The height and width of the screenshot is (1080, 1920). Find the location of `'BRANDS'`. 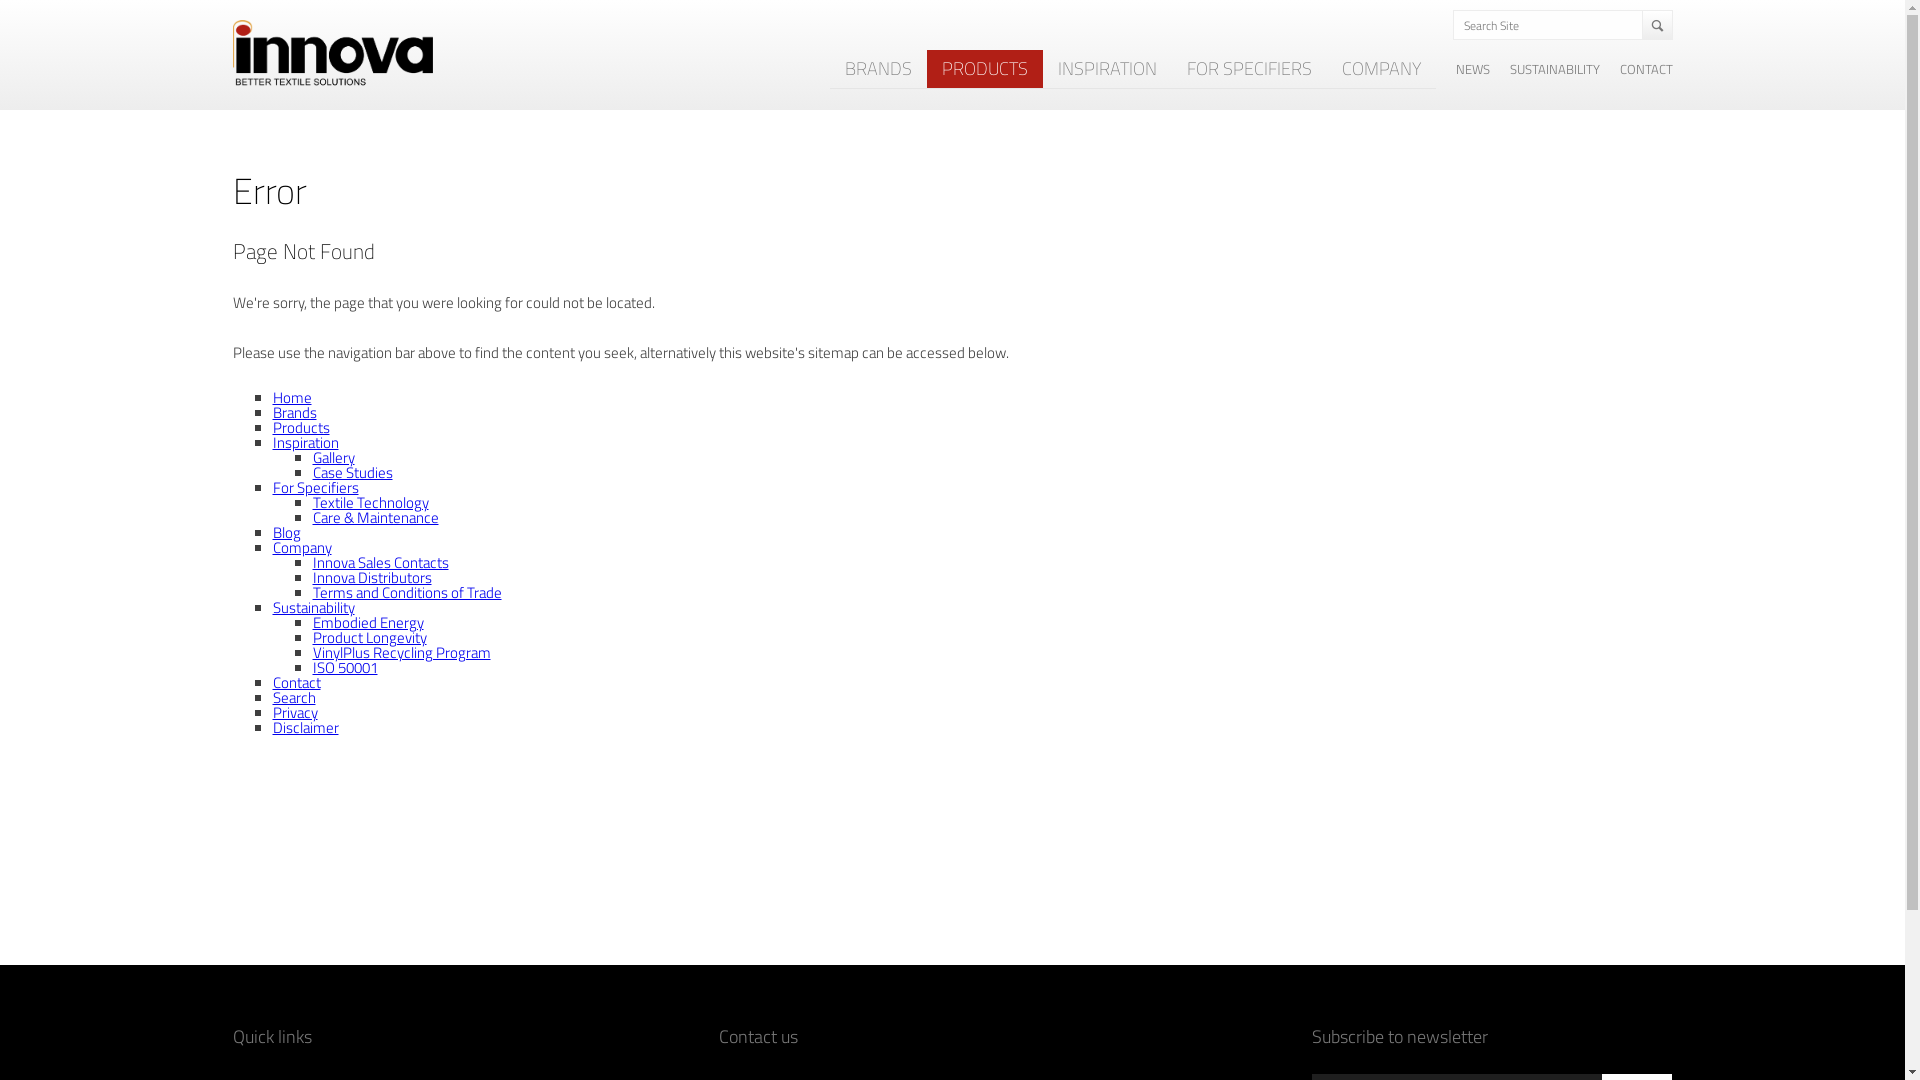

'BRANDS' is located at coordinates (878, 68).